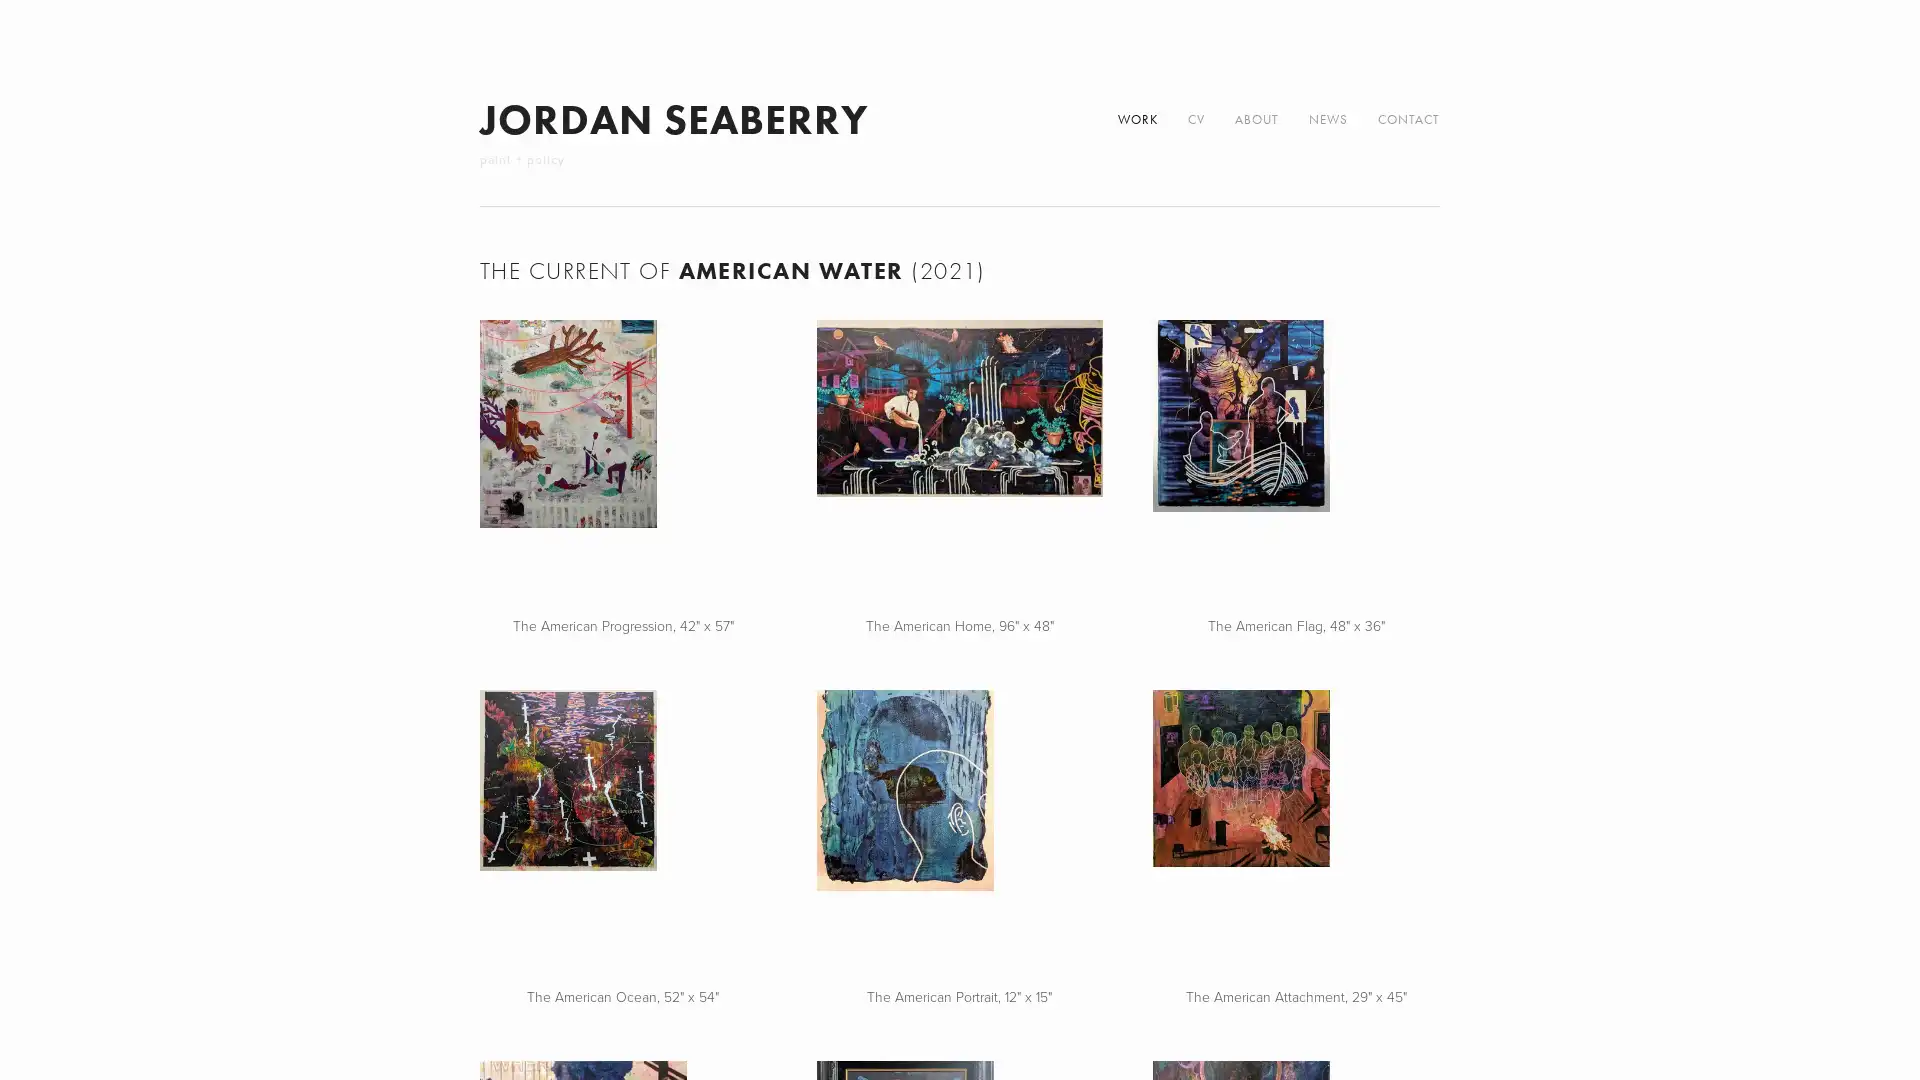 Image resolution: width=1920 pixels, height=1080 pixels. What do you see at coordinates (958, 462) in the screenshot?
I see `View fullsize The American Home, 96" x 48"` at bounding box center [958, 462].